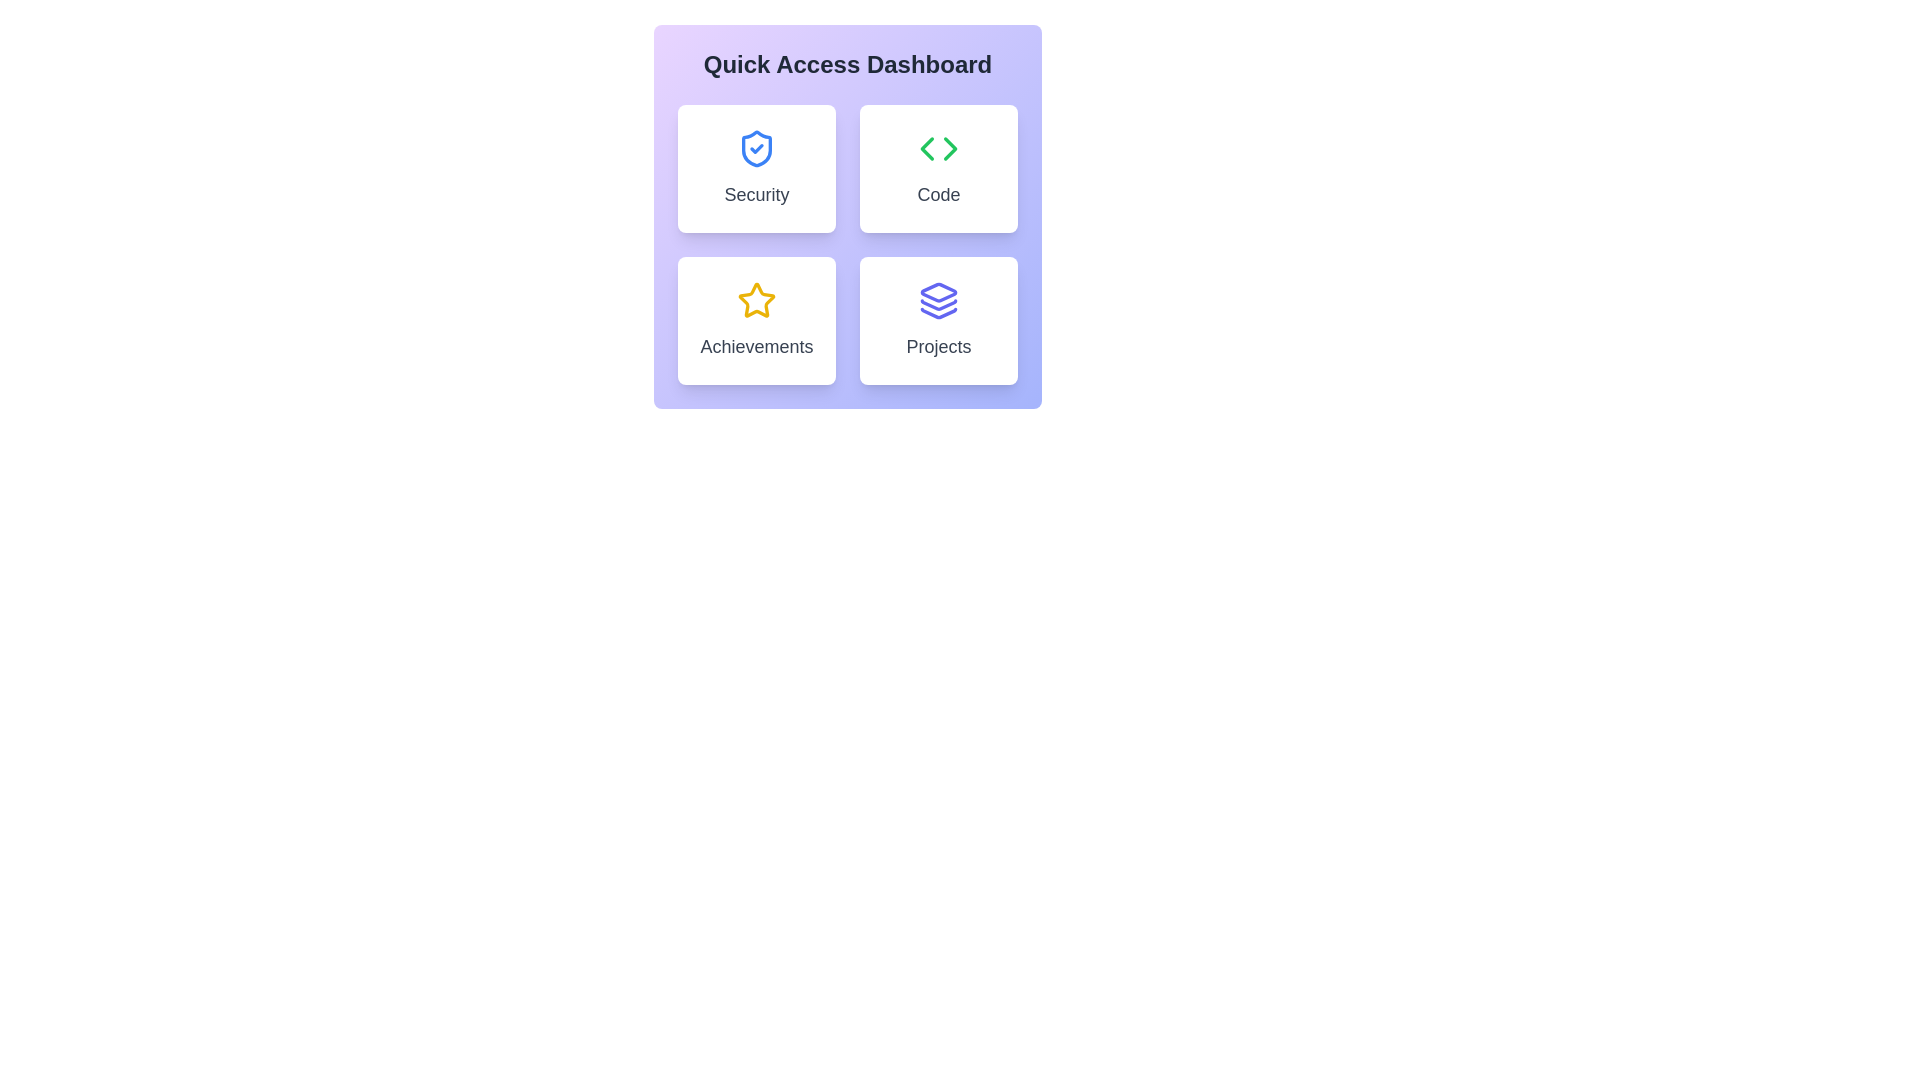  Describe the element at coordinates (938, 195) in the screenshot. I see `the interactive text label located in the top-right card of the 2x2 grid layout under the heading 'Quick Access Dashboard'` at that location.